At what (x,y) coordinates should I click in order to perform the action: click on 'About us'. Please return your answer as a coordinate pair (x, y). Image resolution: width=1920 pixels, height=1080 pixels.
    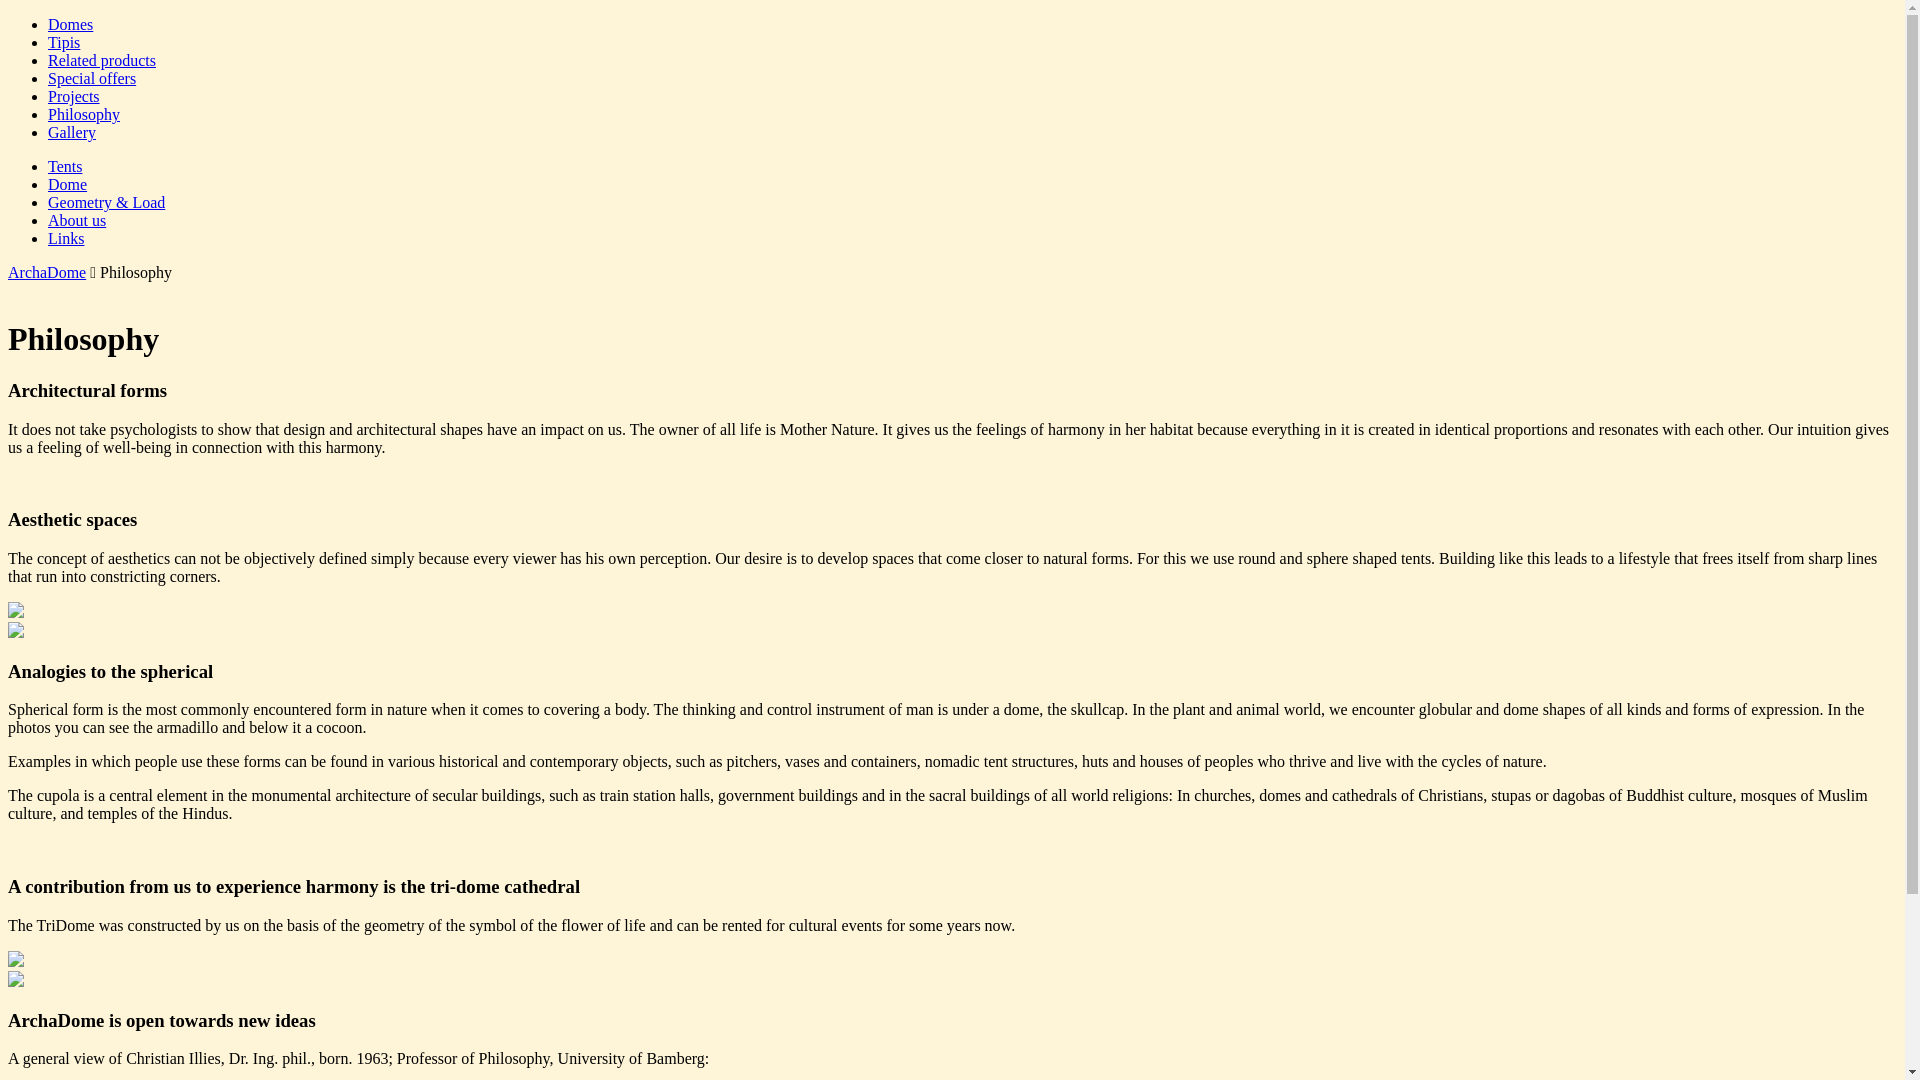
    Looking at the image, I should click on (76, 220).